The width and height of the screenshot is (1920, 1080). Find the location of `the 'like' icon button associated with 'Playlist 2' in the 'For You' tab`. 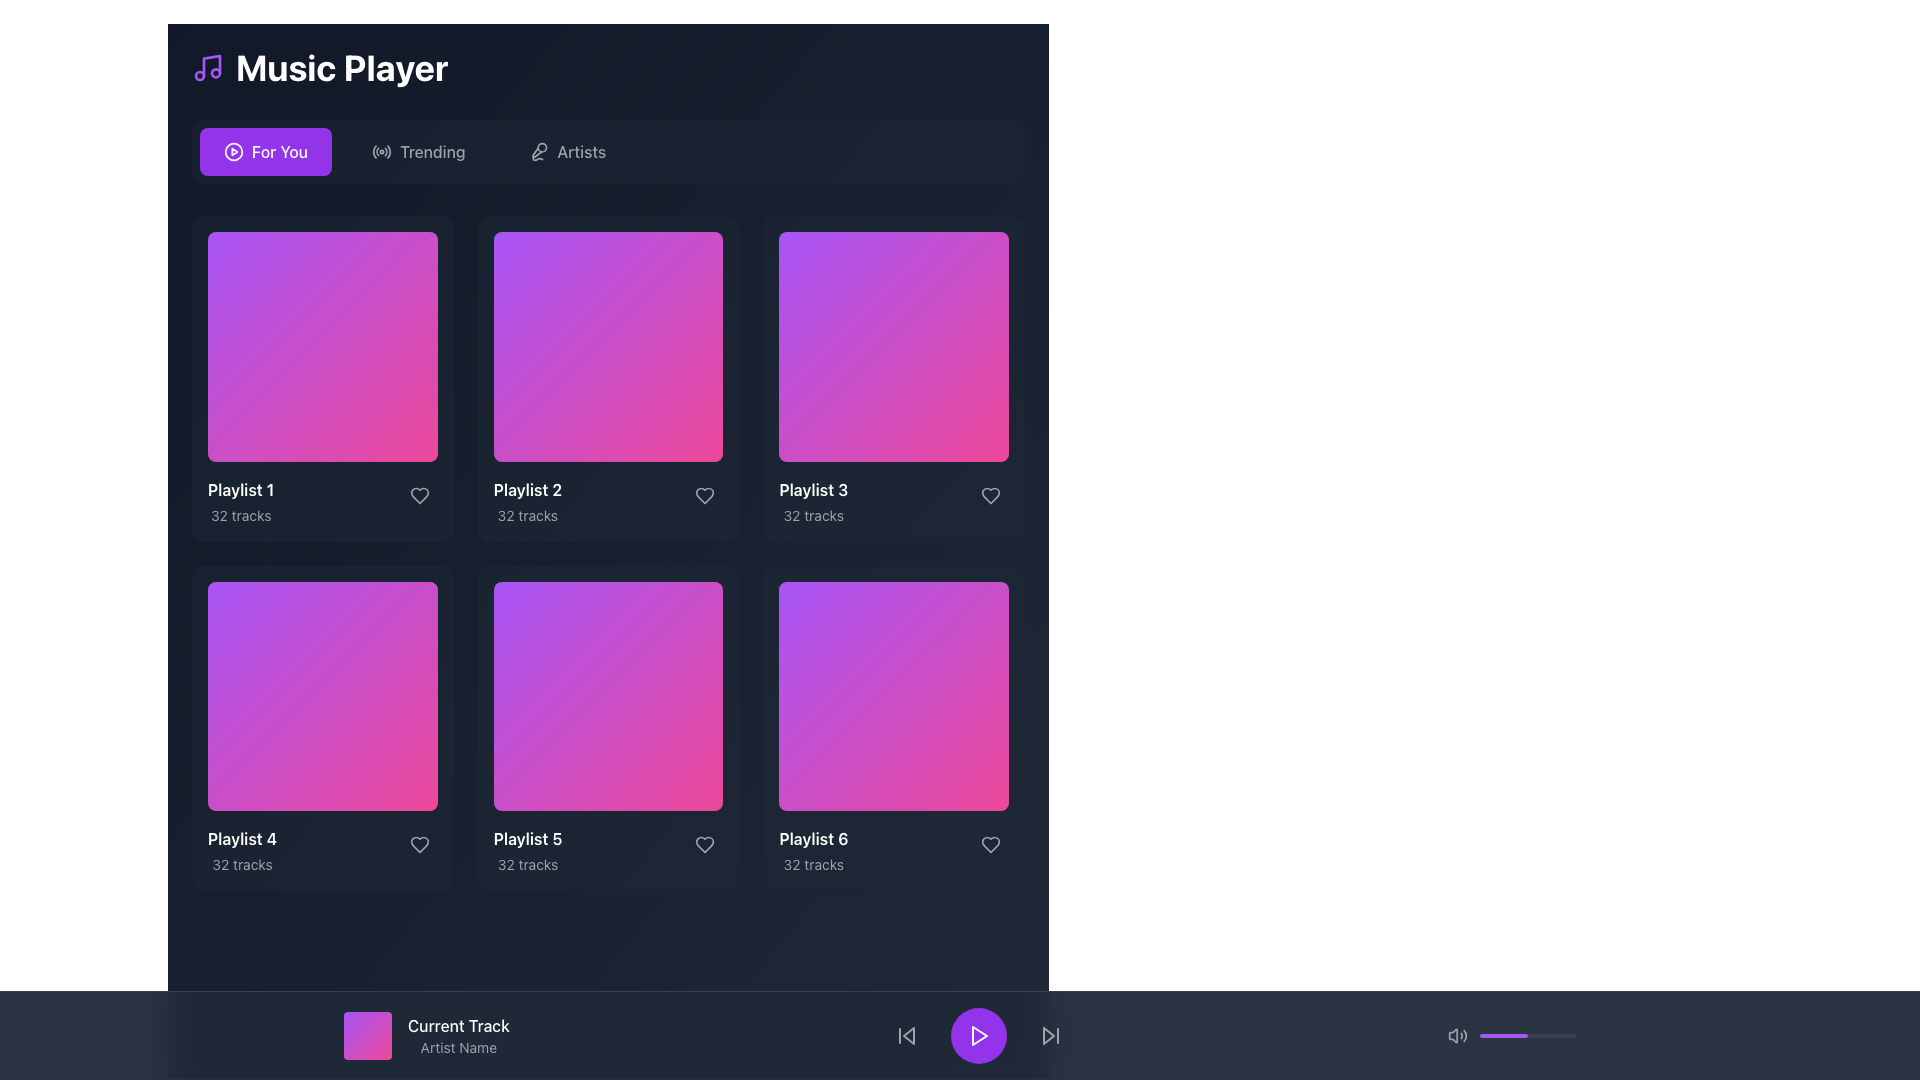

the 'like' icon button associated with 'Playlist 2' in the 'For You' tab is located at coordinates (705, 495).